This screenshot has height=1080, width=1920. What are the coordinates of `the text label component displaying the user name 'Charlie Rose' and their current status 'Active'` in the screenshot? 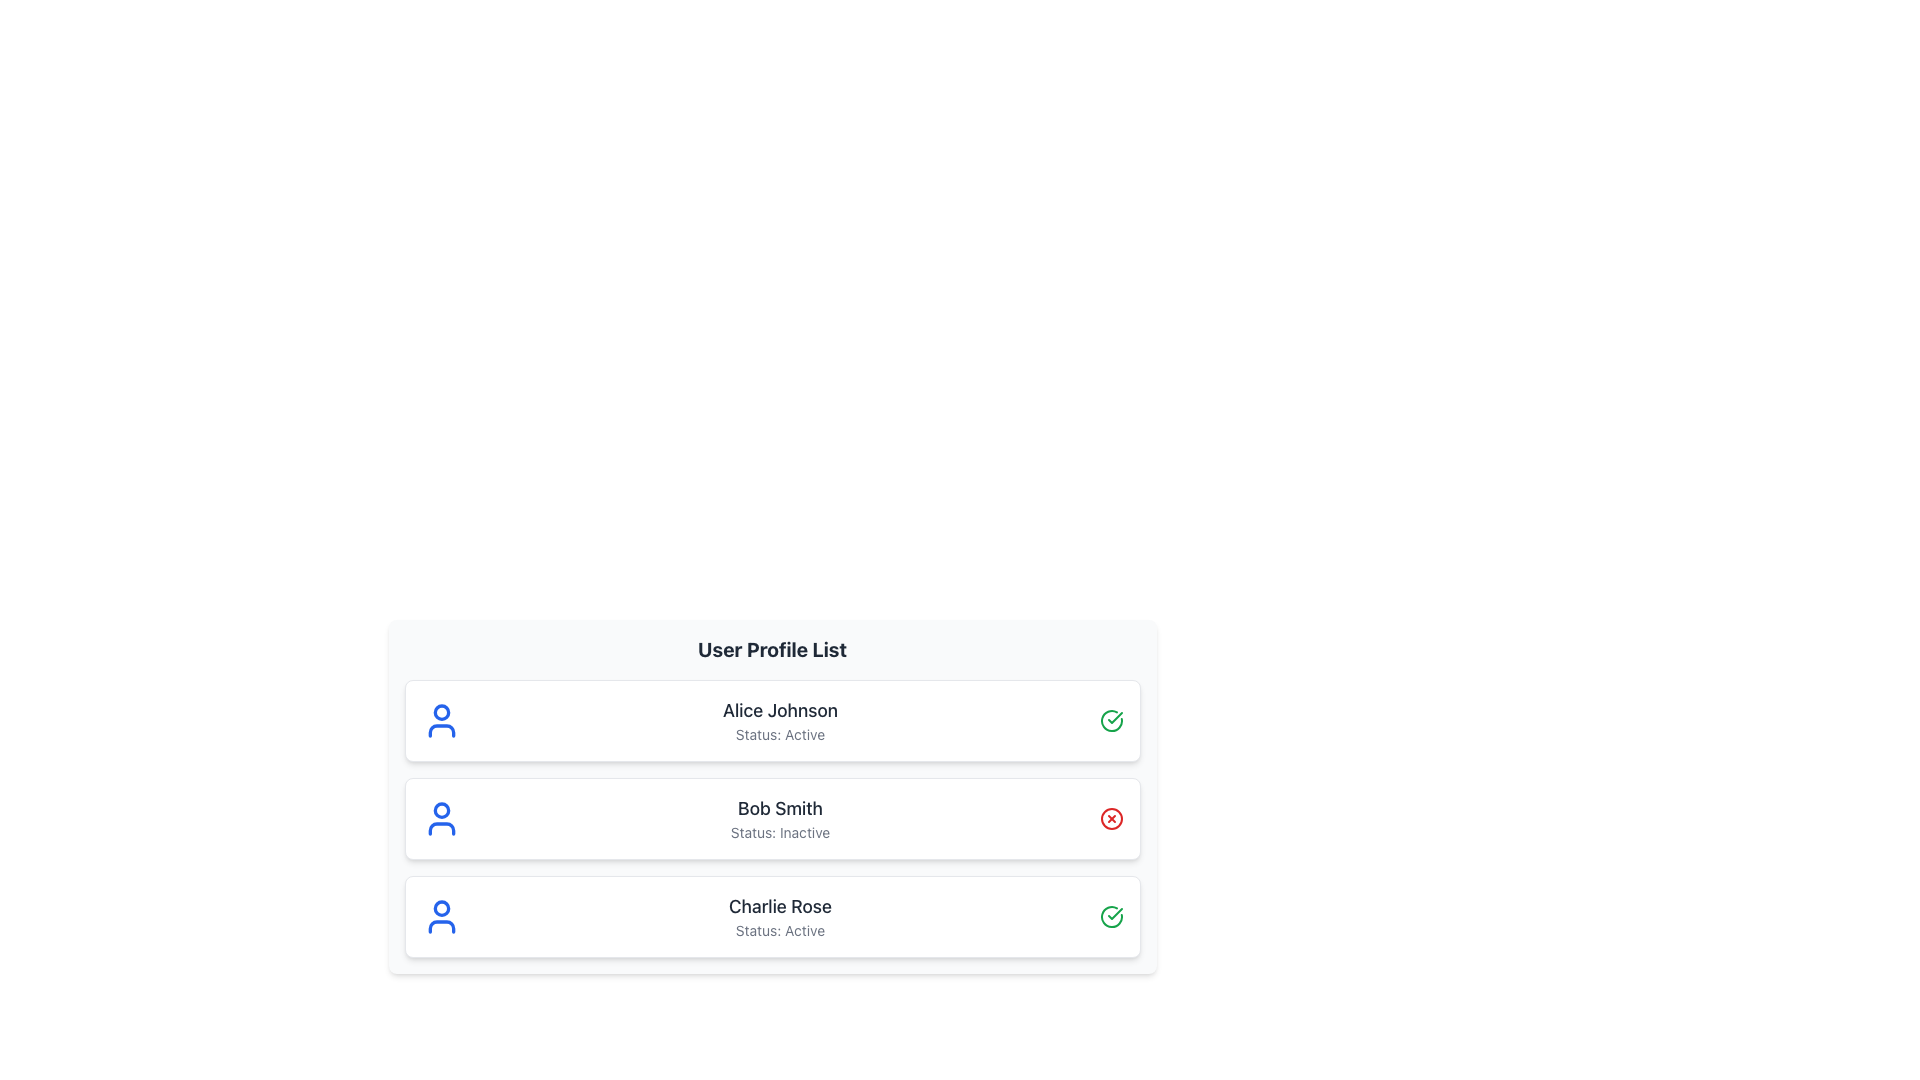 It's located at (779, 917).